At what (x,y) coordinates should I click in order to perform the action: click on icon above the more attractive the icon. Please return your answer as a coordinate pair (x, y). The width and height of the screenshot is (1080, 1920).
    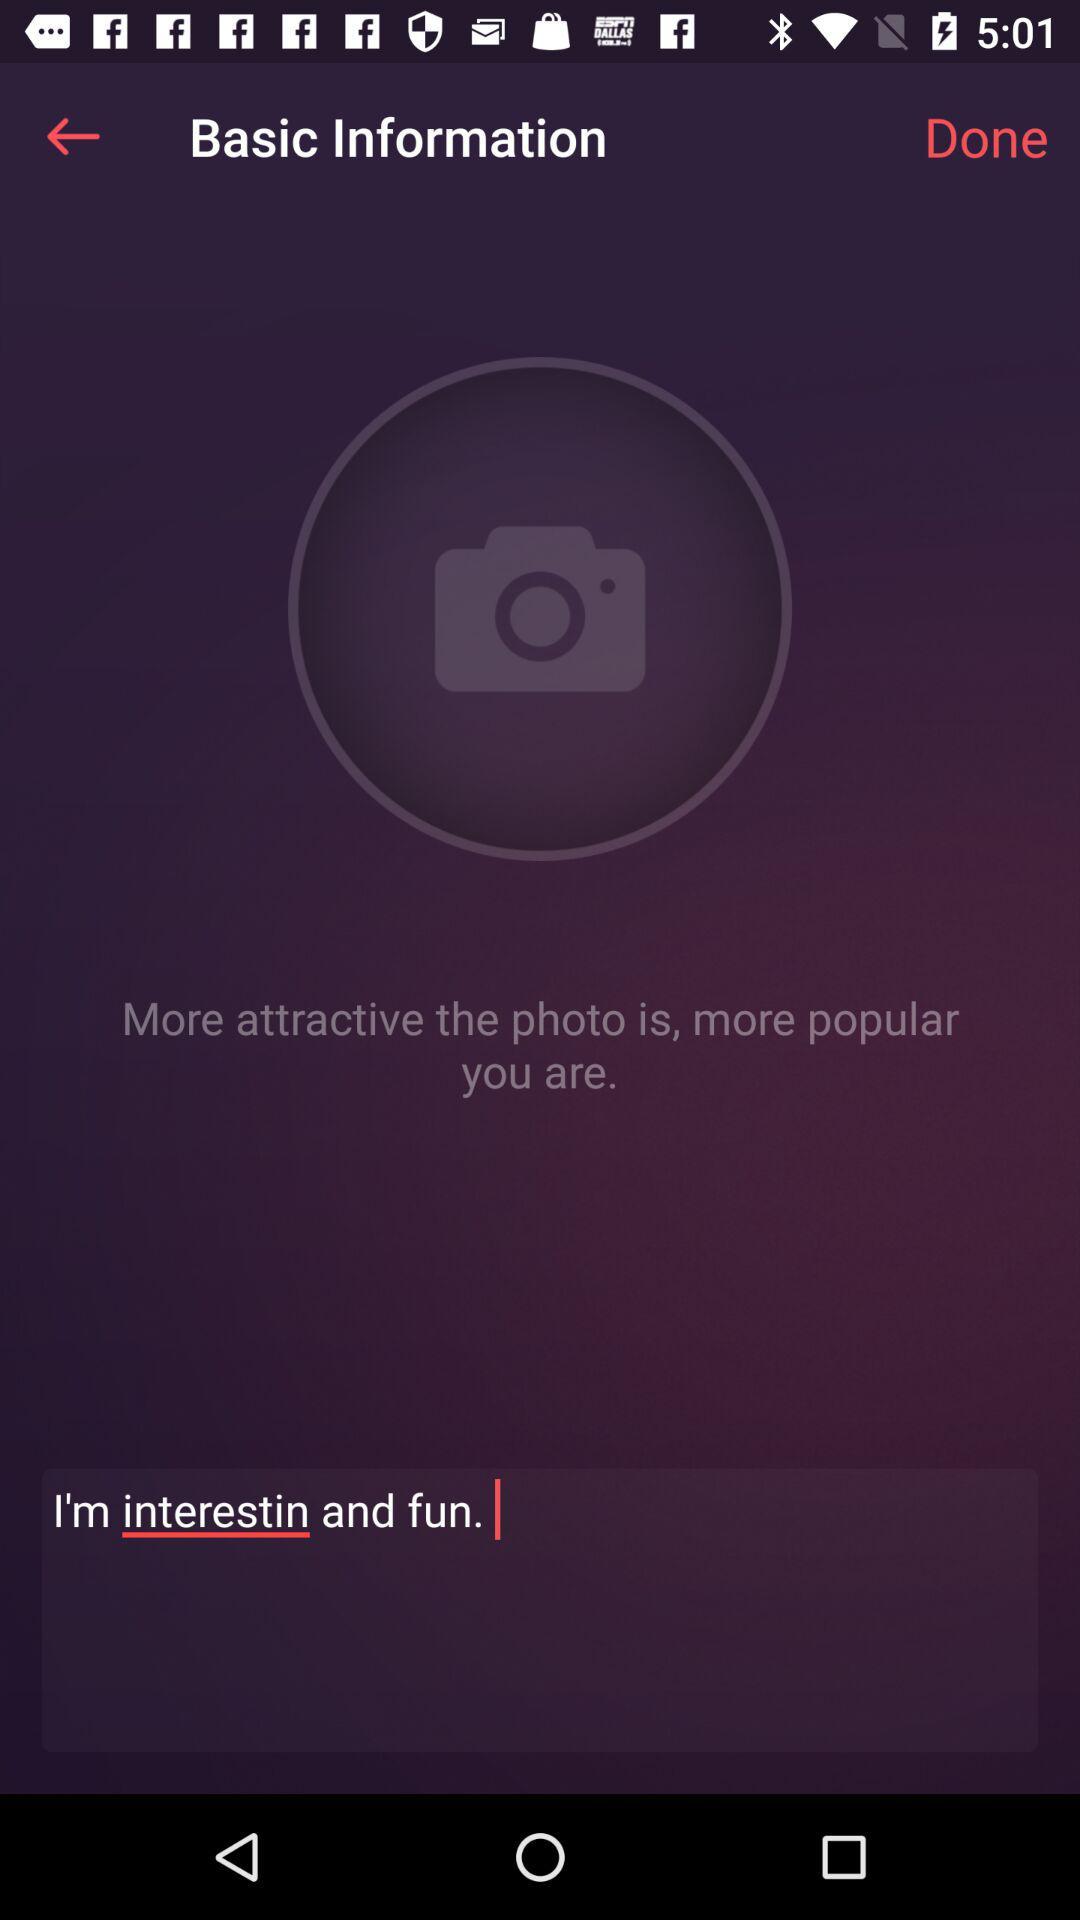
    Looking at the image, I should click on (985, 135).